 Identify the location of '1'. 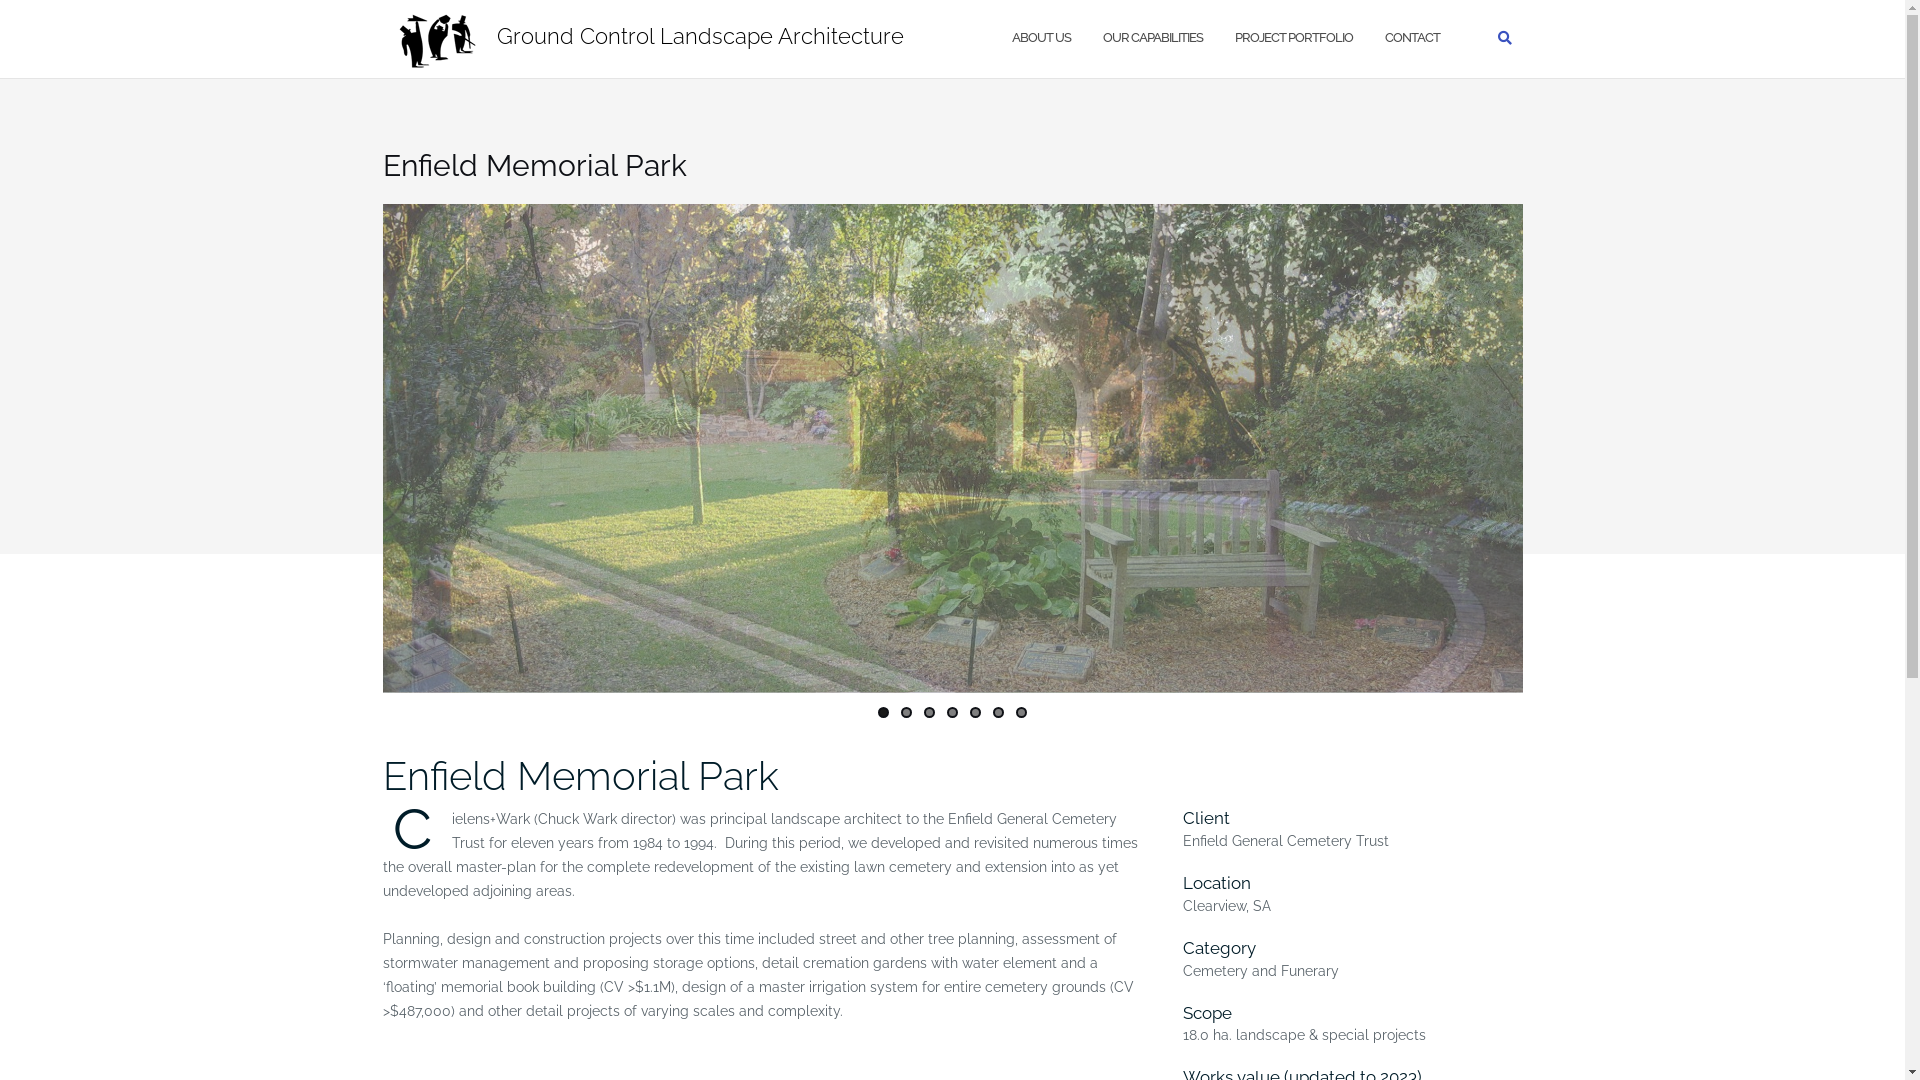
(878, 711).